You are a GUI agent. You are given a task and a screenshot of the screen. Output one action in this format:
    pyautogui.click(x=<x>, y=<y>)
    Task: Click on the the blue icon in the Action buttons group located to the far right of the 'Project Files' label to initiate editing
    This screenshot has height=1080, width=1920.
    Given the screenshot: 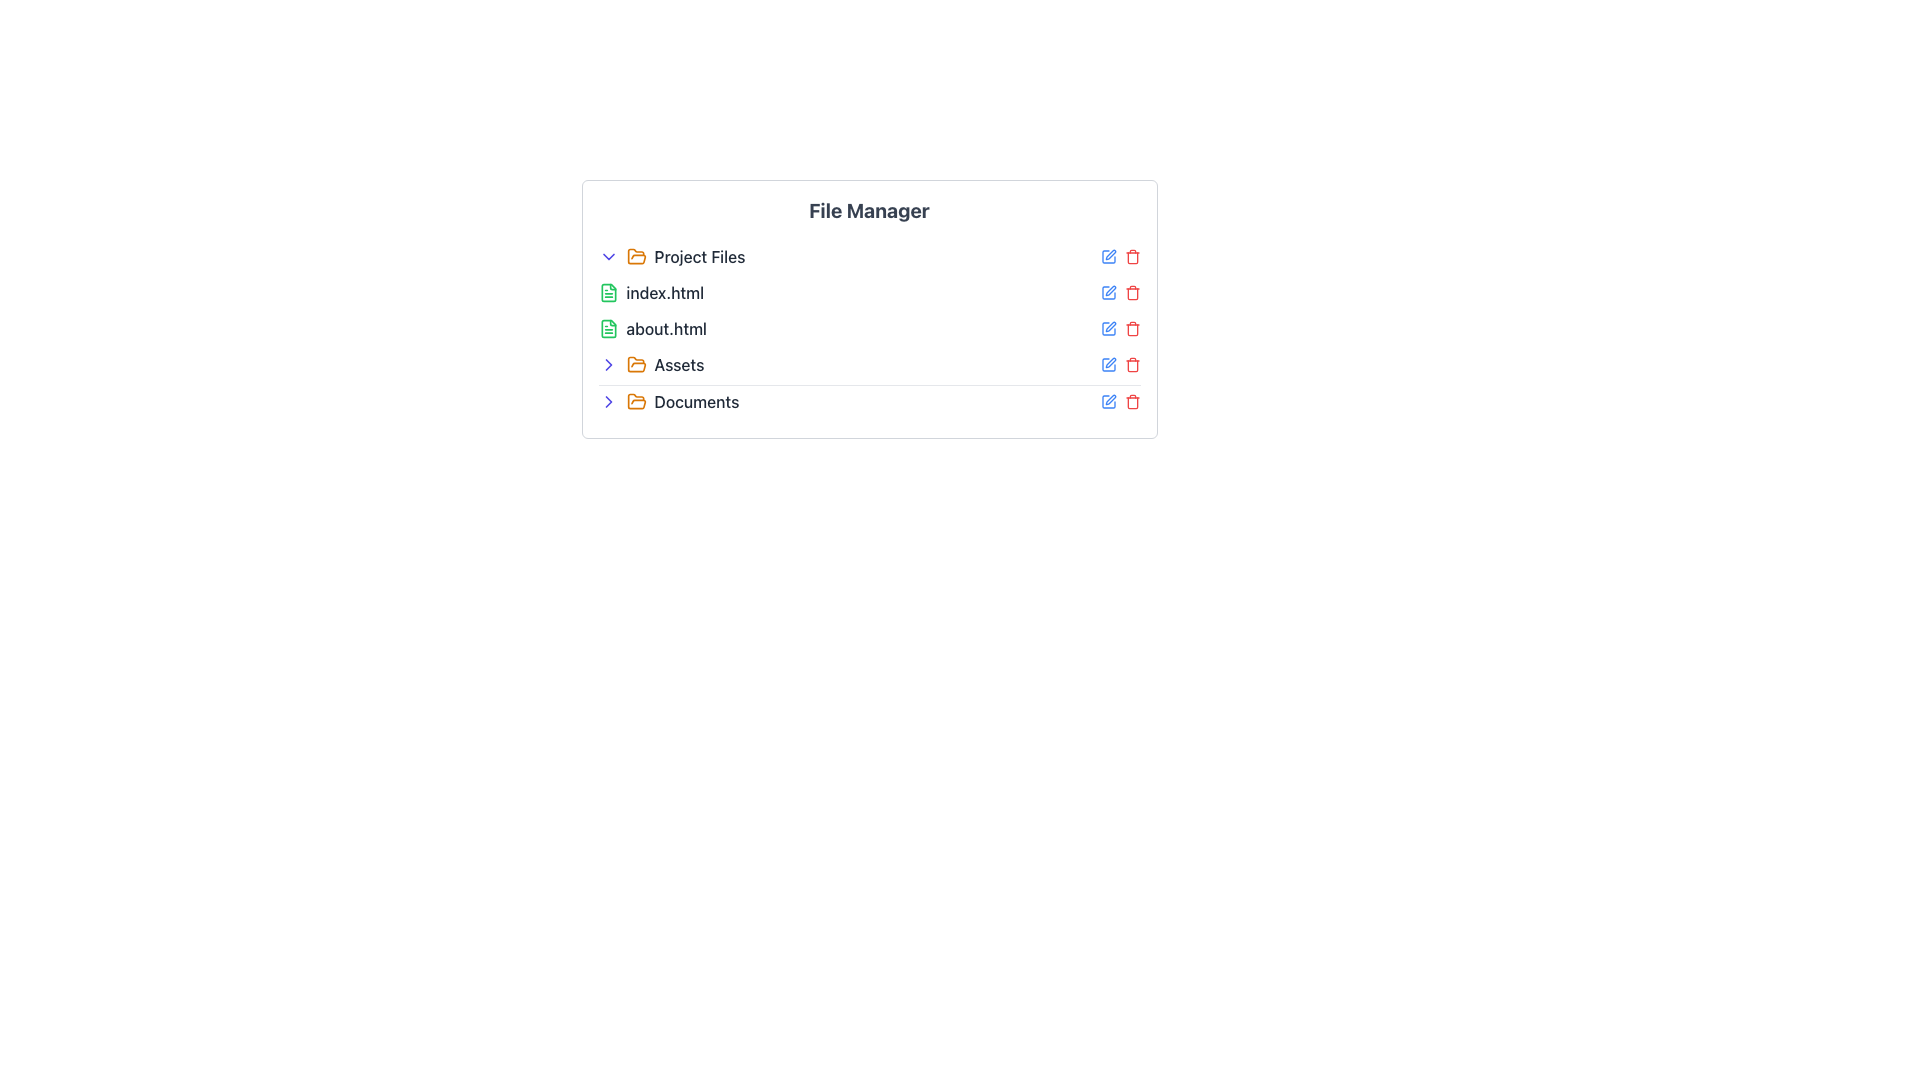 What is the action you would take?
    pyautogui.click(x=1120, y=256)
    